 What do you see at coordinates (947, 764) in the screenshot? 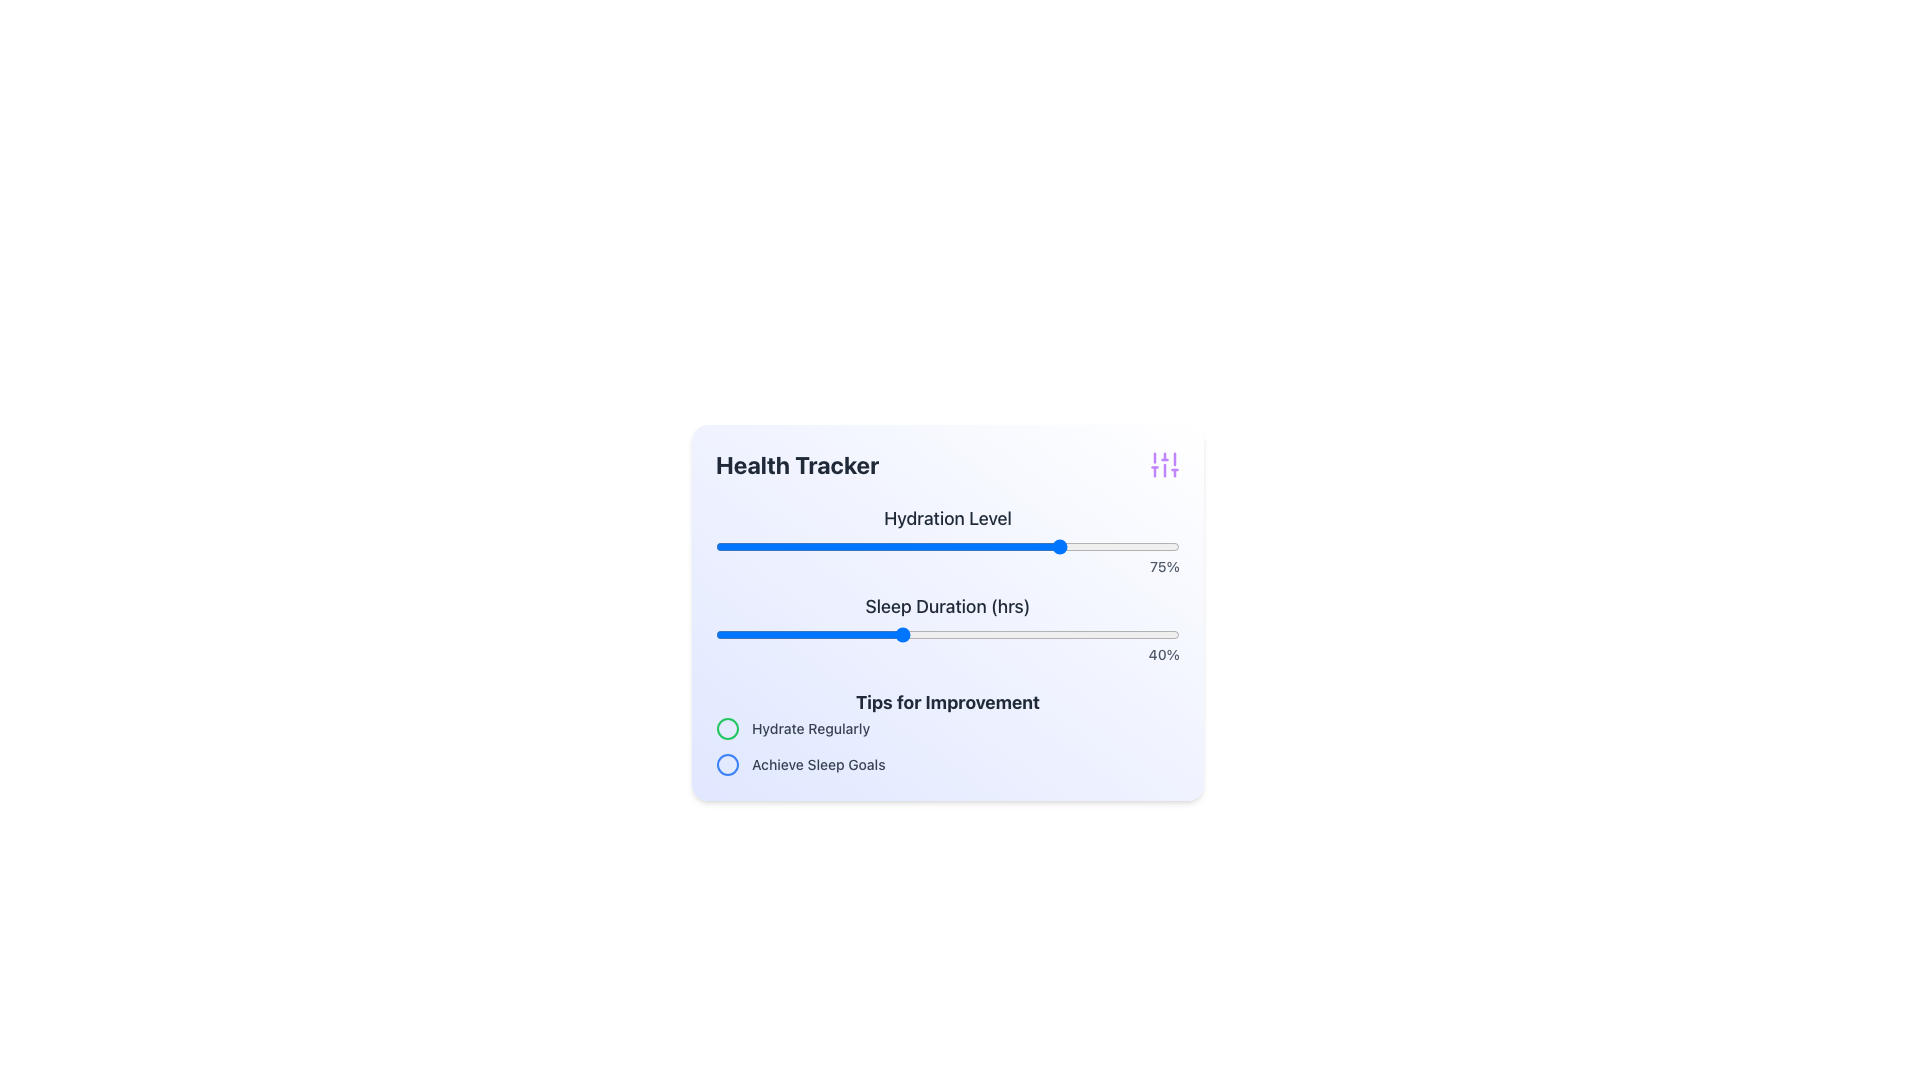
I see `the associated icon of the second list item in the 'Tips for Improvement' section, which provides actionable tips for better health` at bounding box center [947, 764].